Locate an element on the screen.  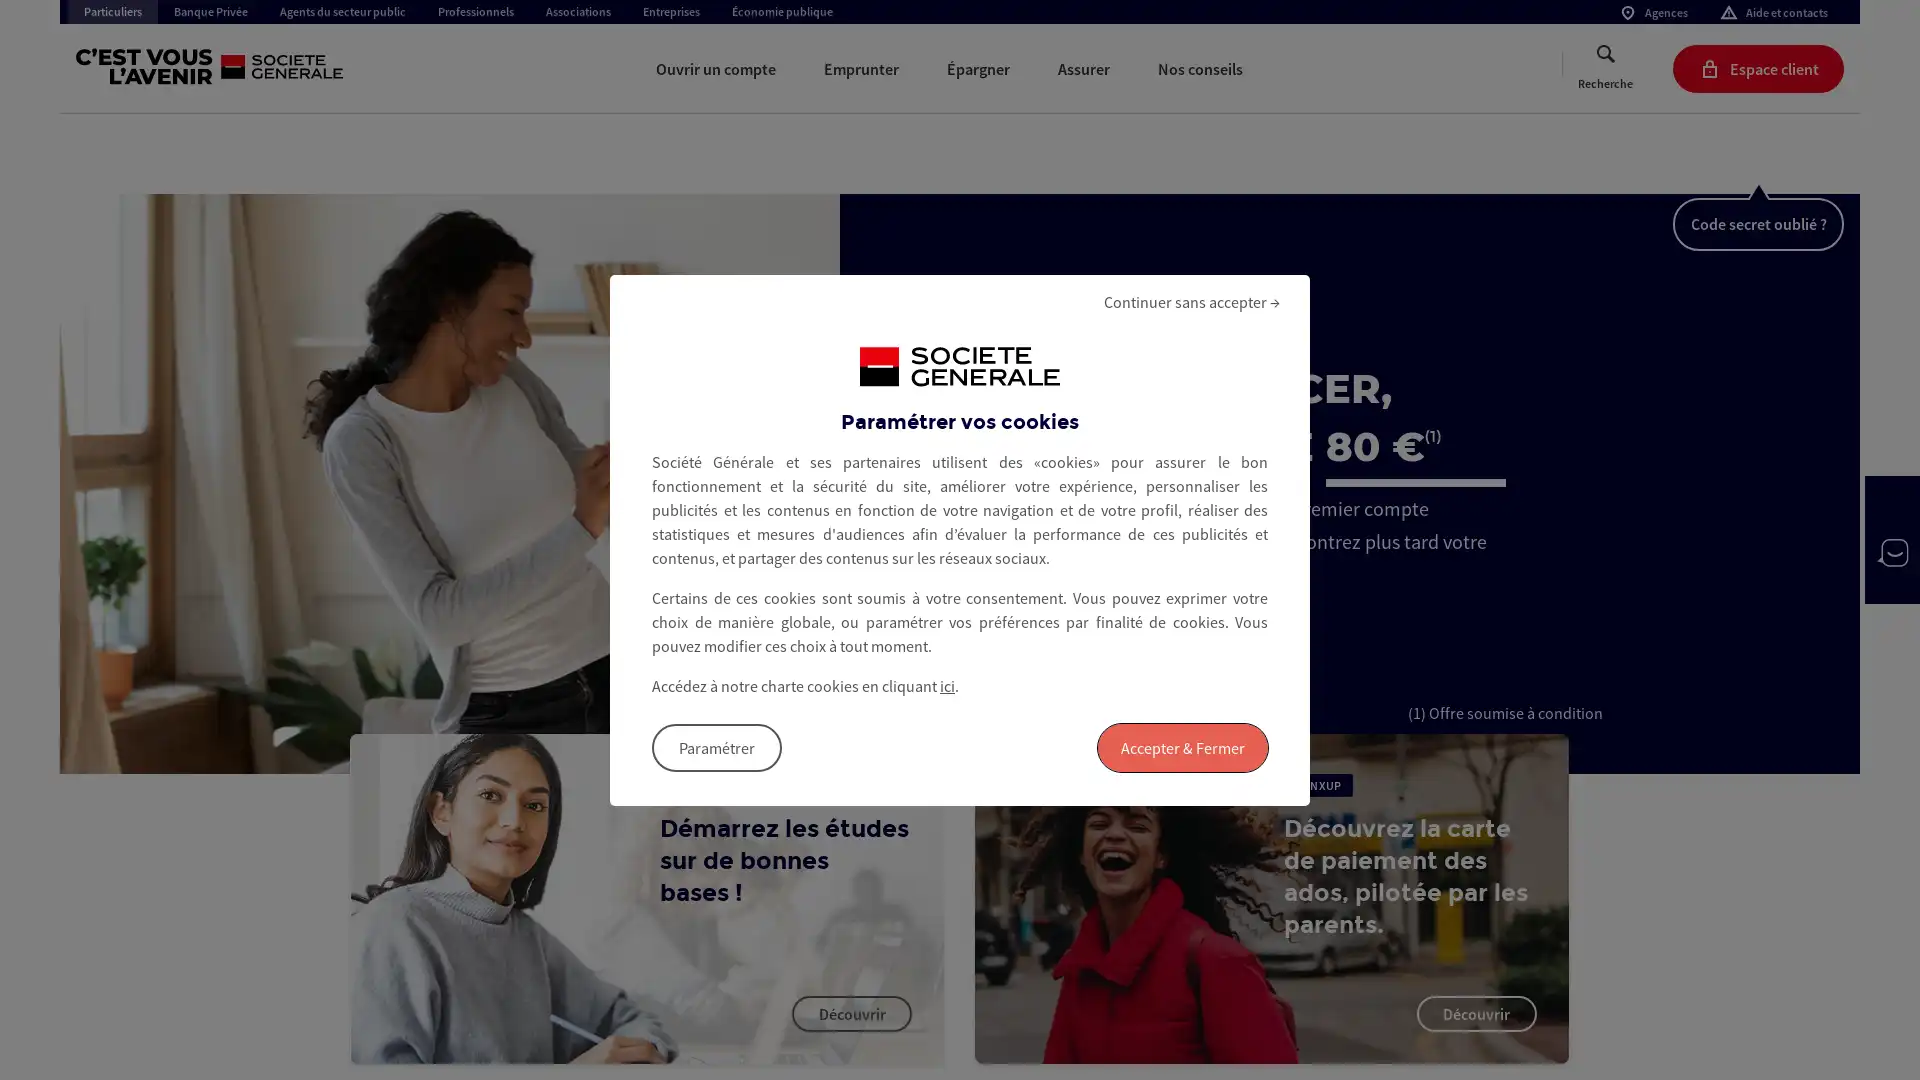
Recherche is located at coordinates (1605, 67).